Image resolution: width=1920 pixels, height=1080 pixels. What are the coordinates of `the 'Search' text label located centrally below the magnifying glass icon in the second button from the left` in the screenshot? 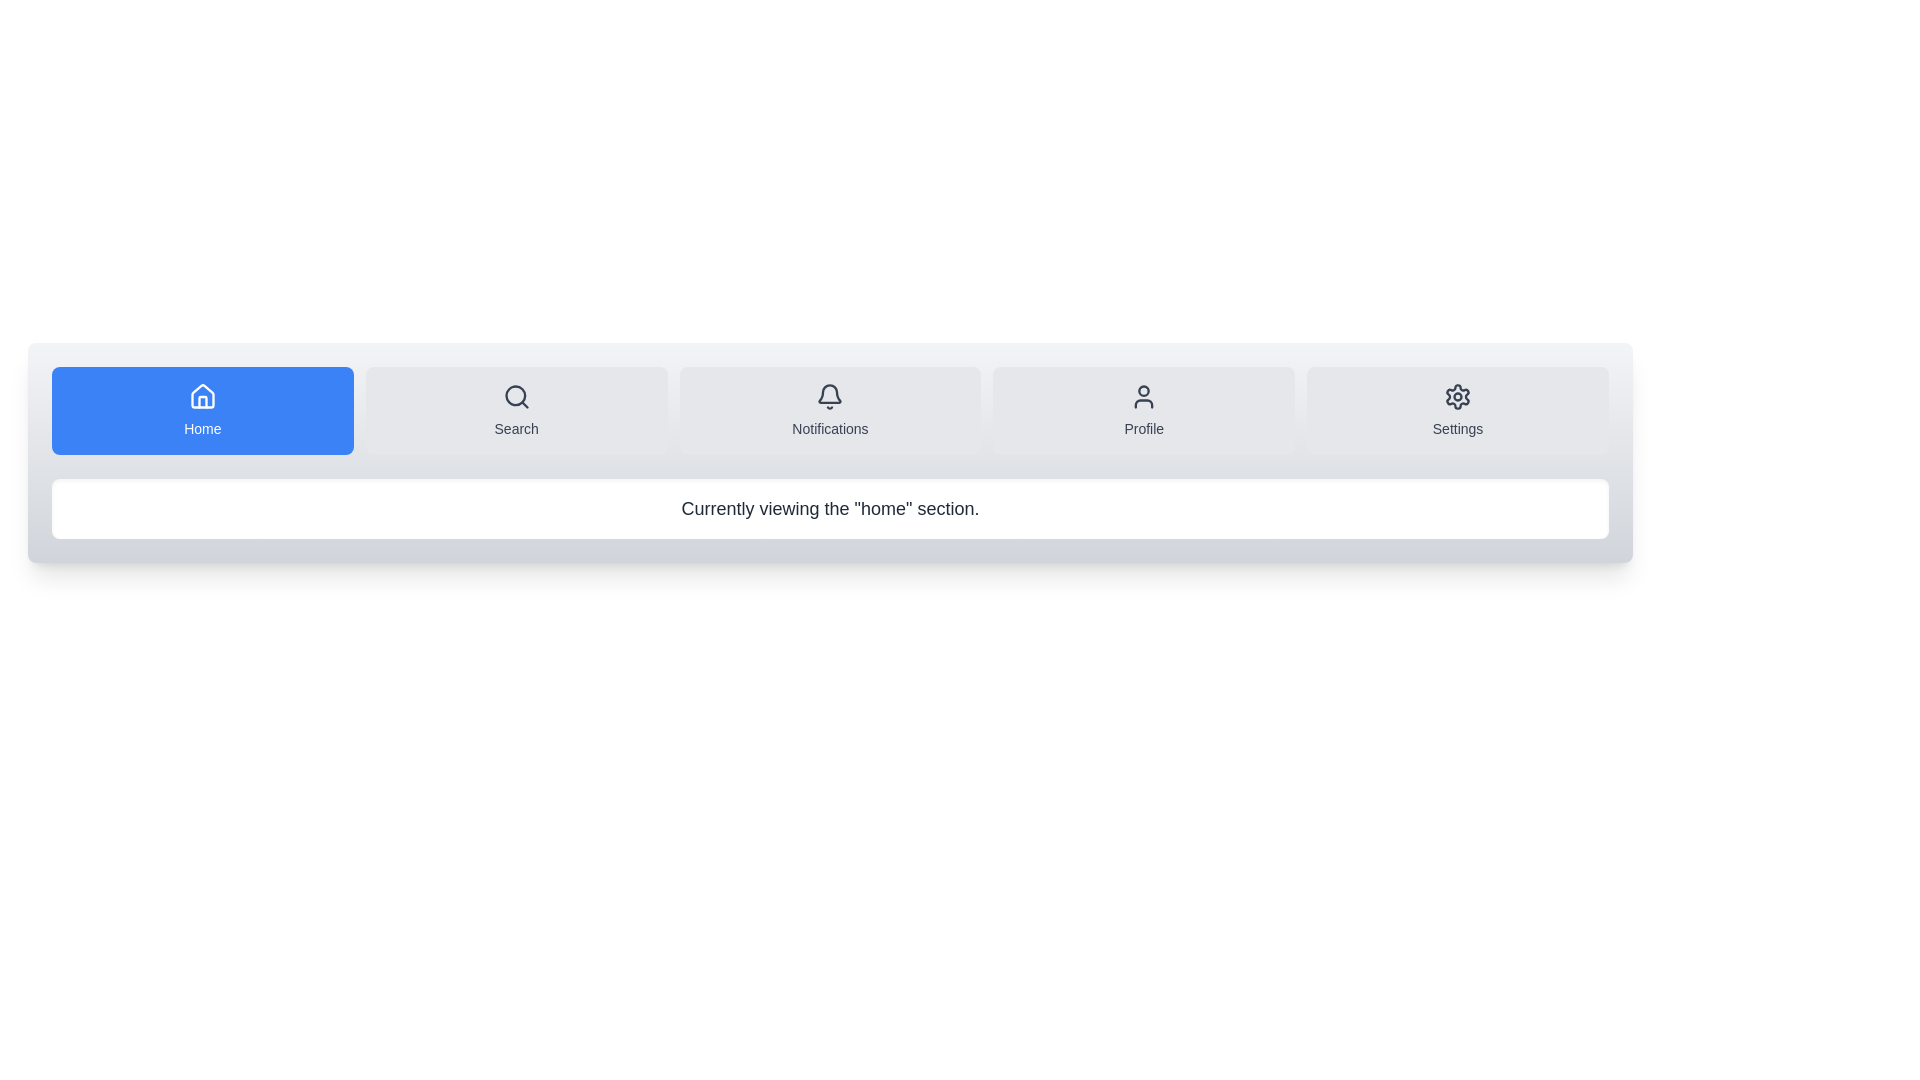 It's located at (516, 427).